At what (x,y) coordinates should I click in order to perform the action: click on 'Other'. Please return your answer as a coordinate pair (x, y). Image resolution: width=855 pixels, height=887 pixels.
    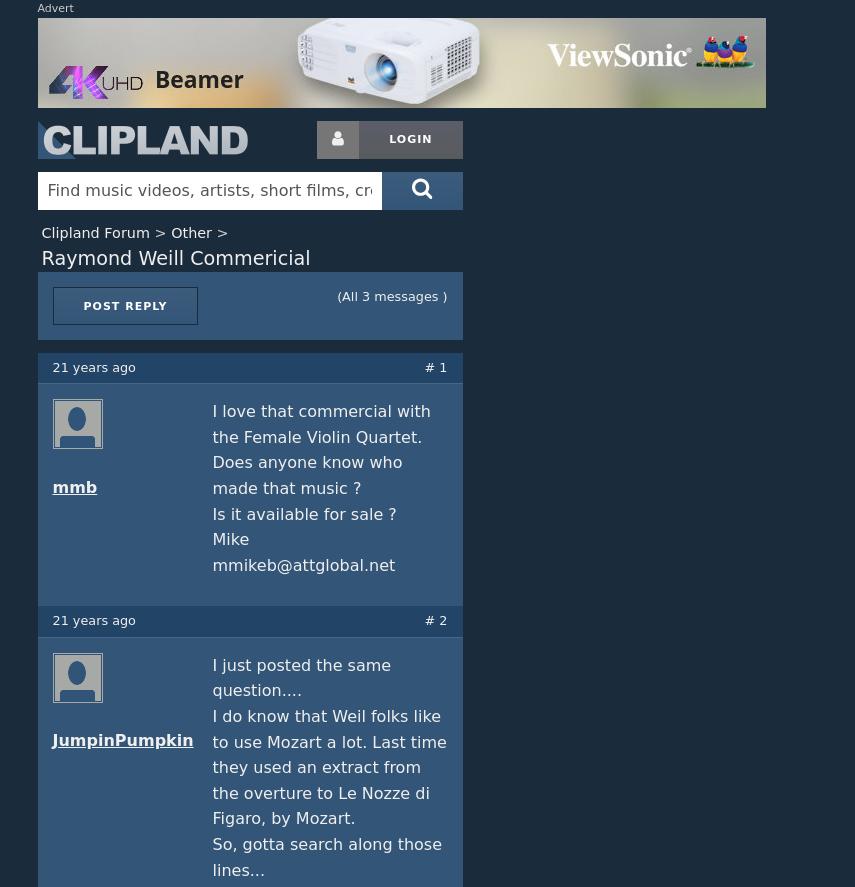
    Looking at the image, I should click on (170, 232).